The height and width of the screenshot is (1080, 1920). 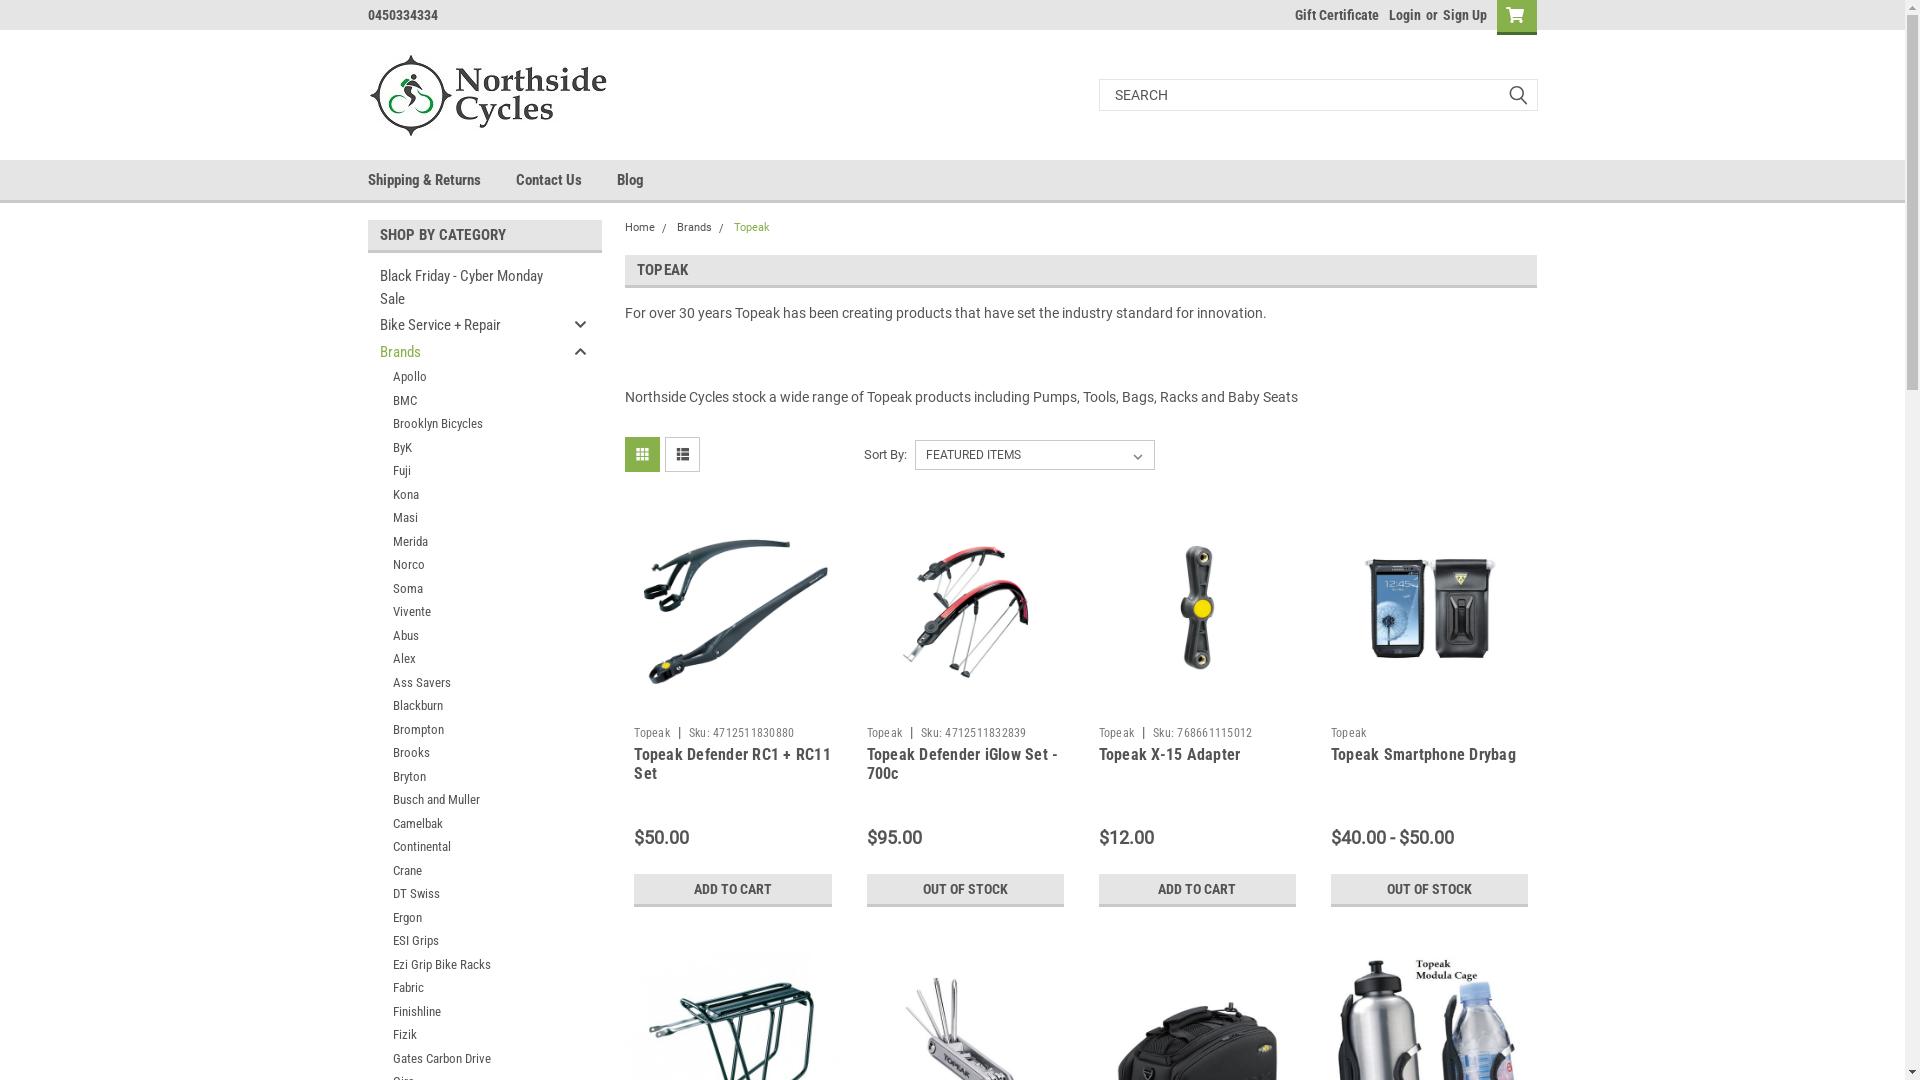 What do you see at coordinates (614, 180) in the screenshot?
I see `'Blog'` at bounding box center [614, 180].